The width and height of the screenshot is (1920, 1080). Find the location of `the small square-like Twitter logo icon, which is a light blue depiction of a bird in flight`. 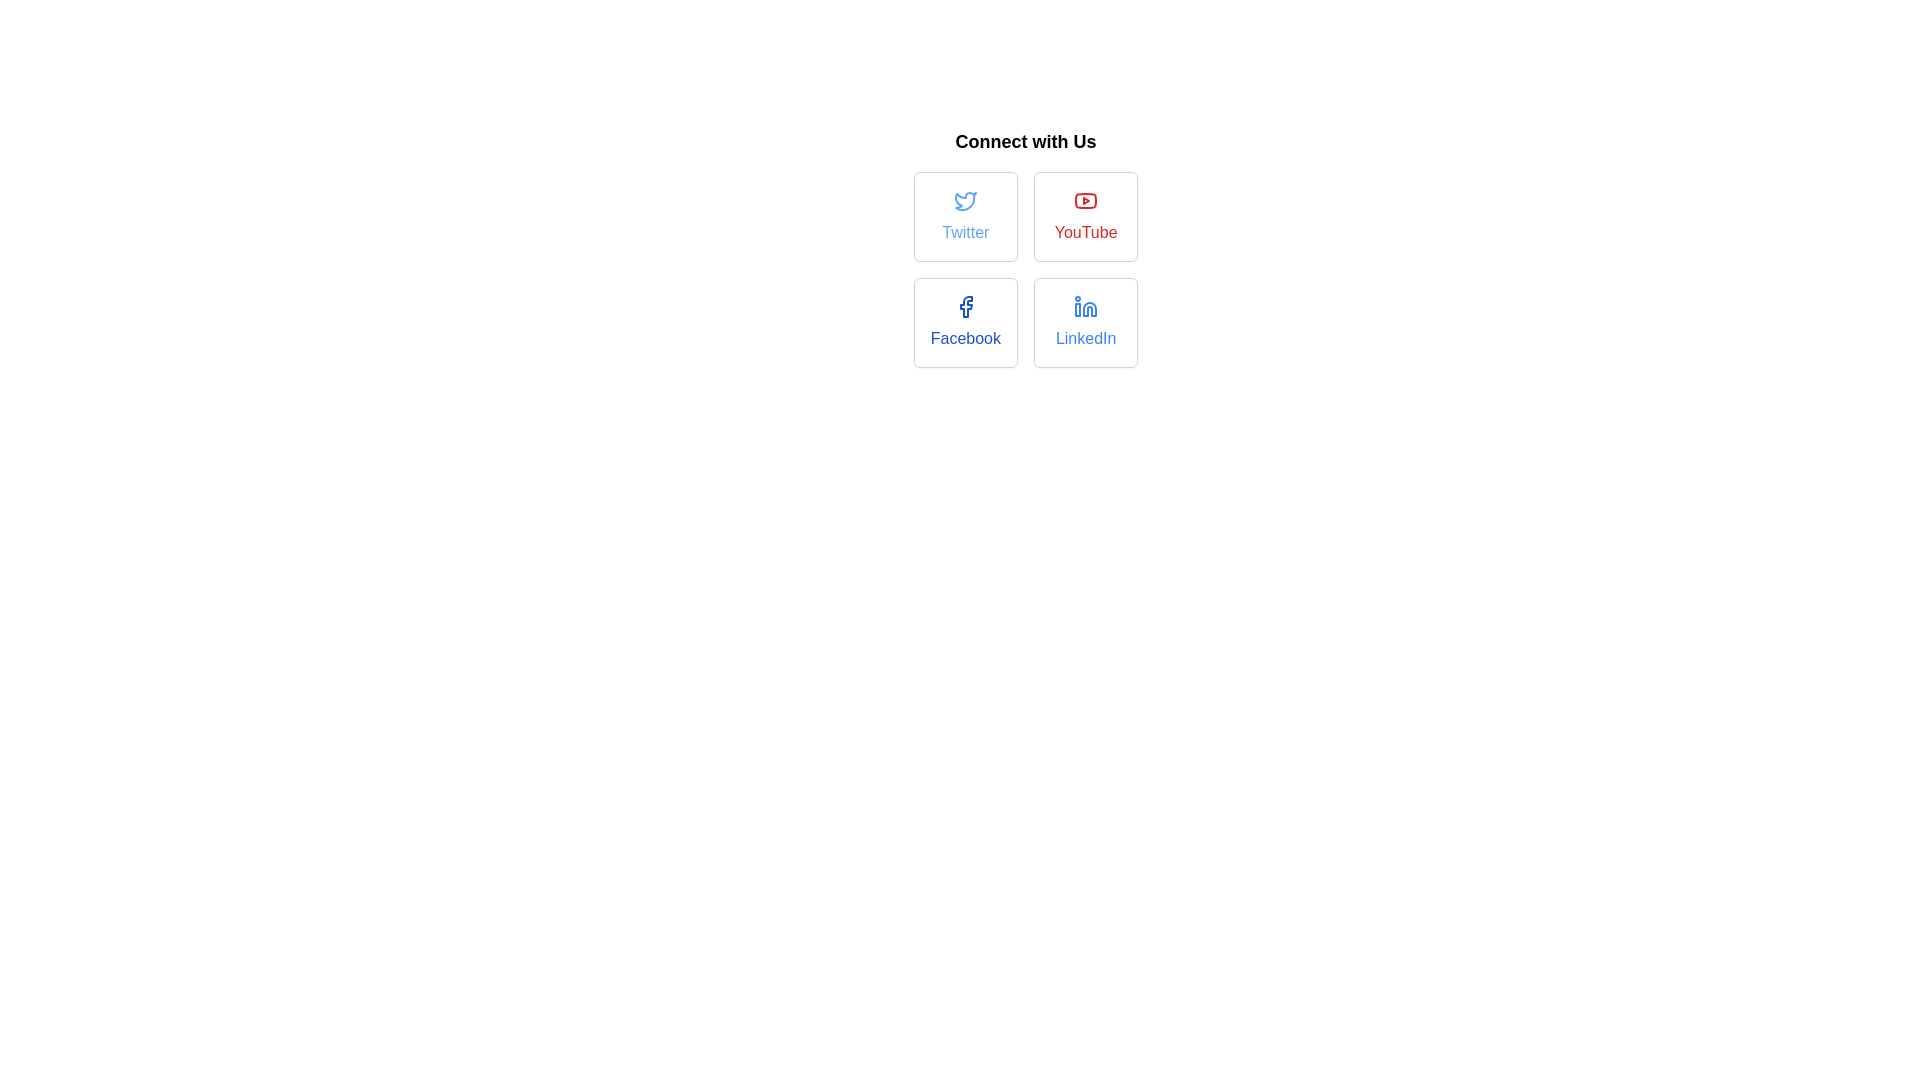

the small square-like Twitter logo icon, which is a light blue depiction of a bird in flight is located at coordinates (965, 200).